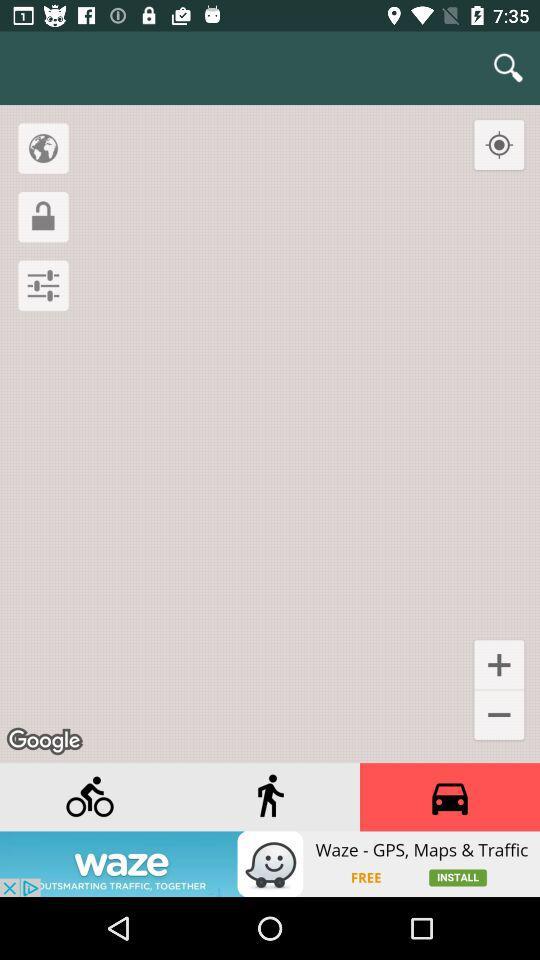 Image resolution: width=540 pixels, height=960 pixels. What do you see at coordinates (449, 797) in the screenshot?
I see `directions by vehicle` at bounding box center [449, 797].